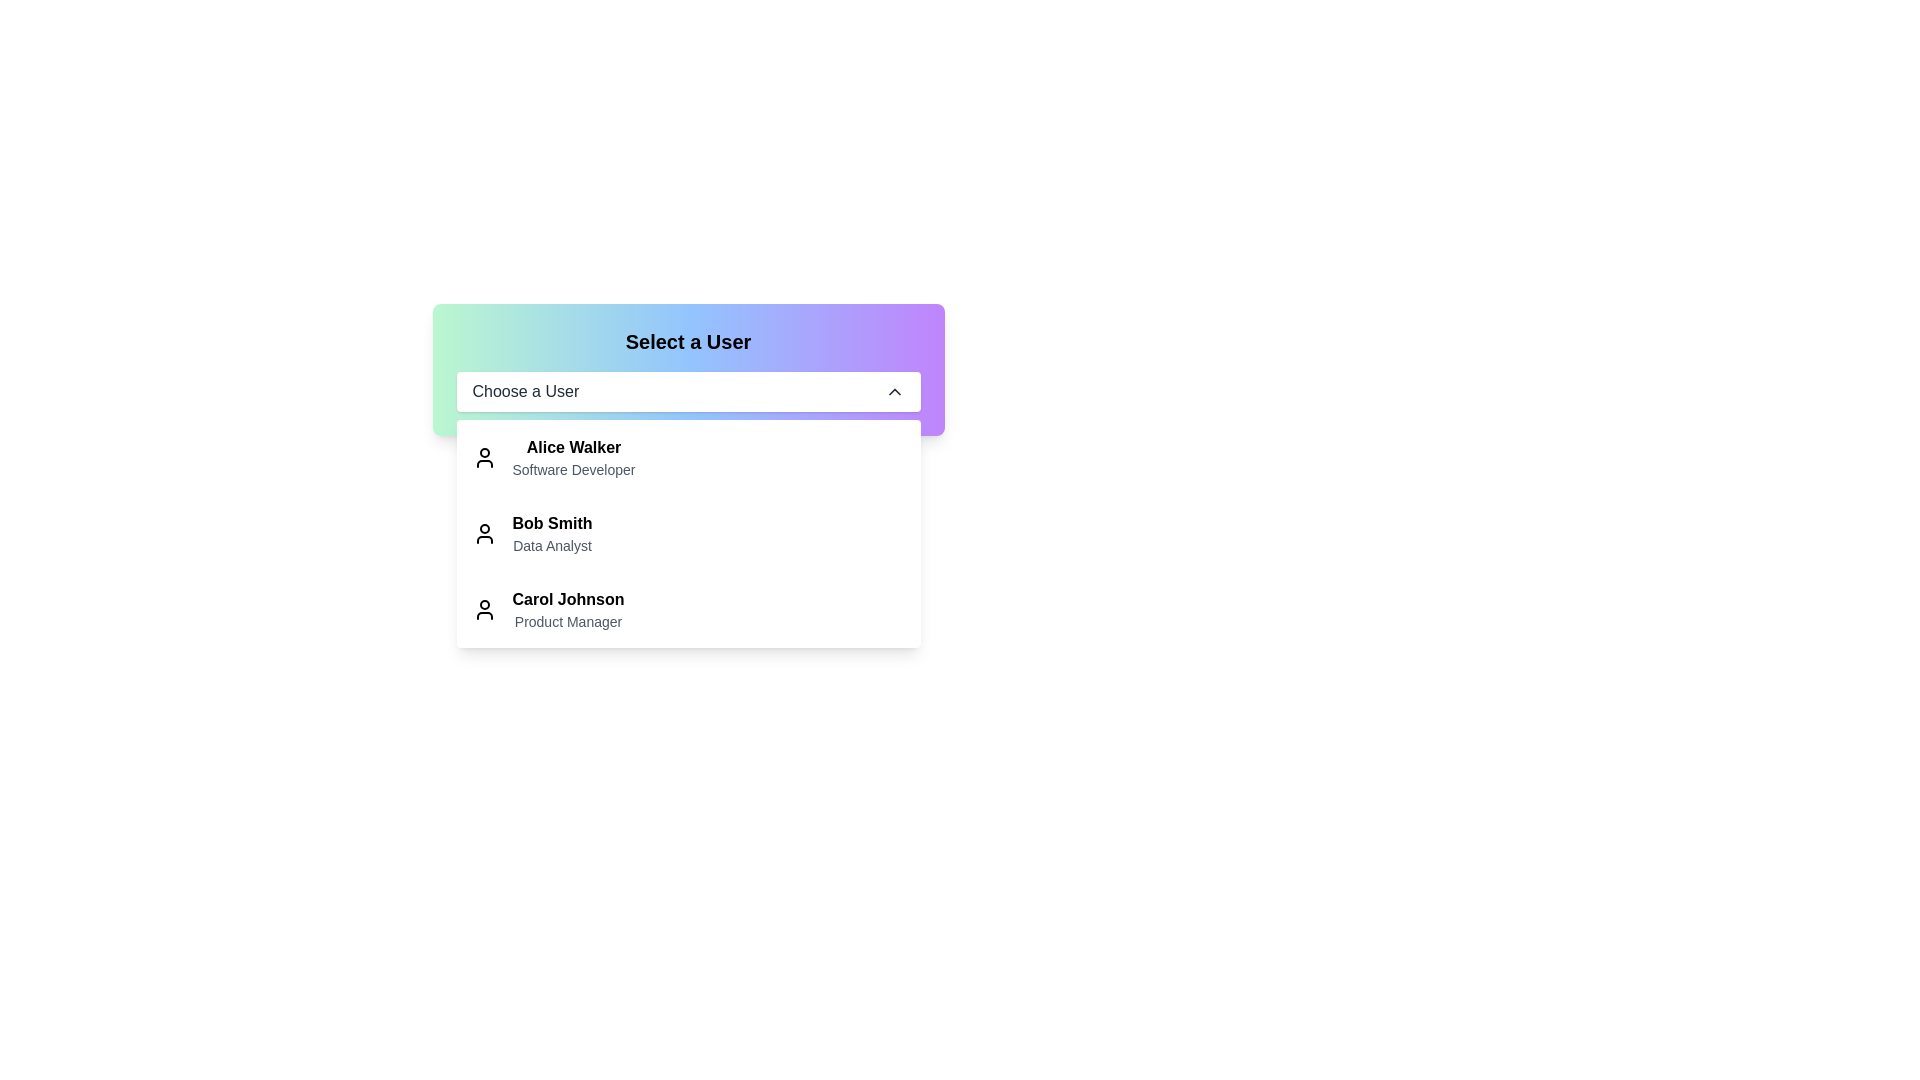  Describe the element at coordinates (572, 446) in the screenshot. I see `text displayed as 'Alice Walker' in bold black font within the dropdown menu labeled 'Select a User'` at that location.